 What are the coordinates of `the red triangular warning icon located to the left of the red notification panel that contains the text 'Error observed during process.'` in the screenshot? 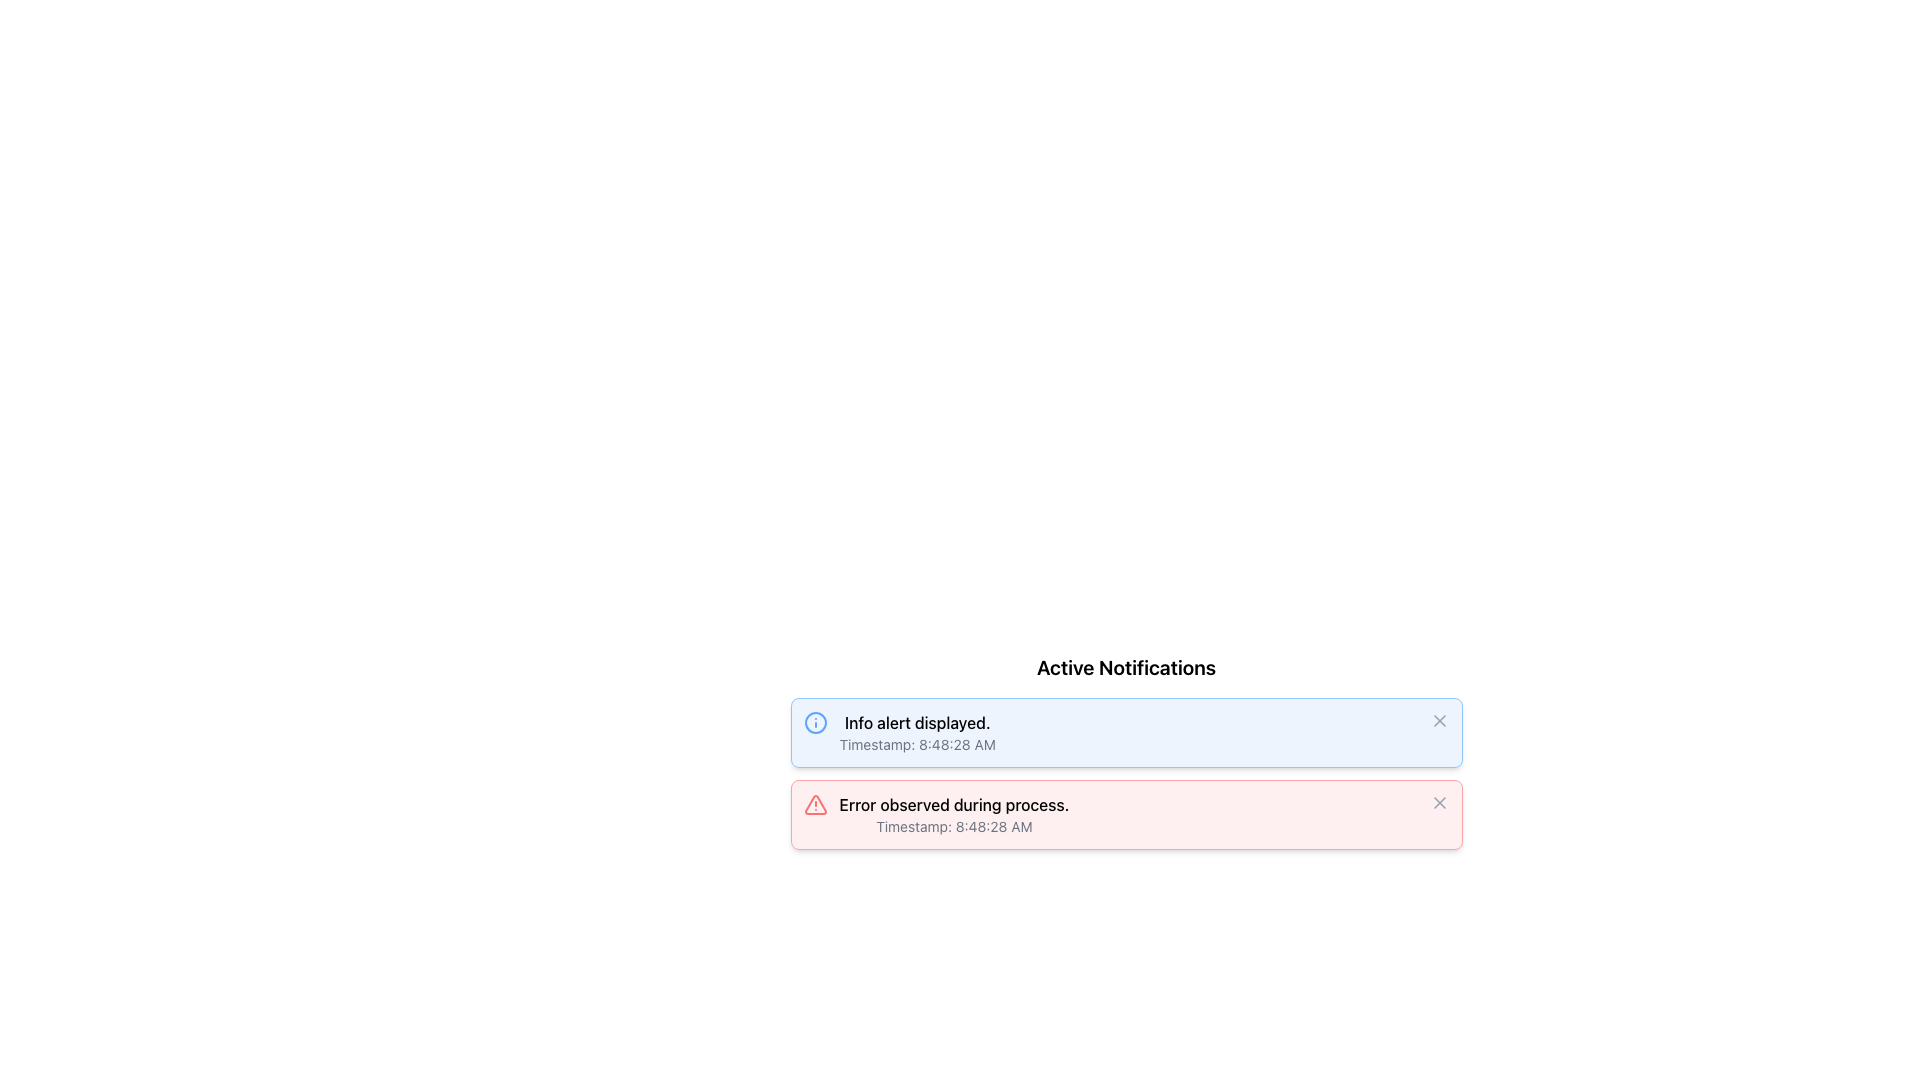 It's located at (815, 804).